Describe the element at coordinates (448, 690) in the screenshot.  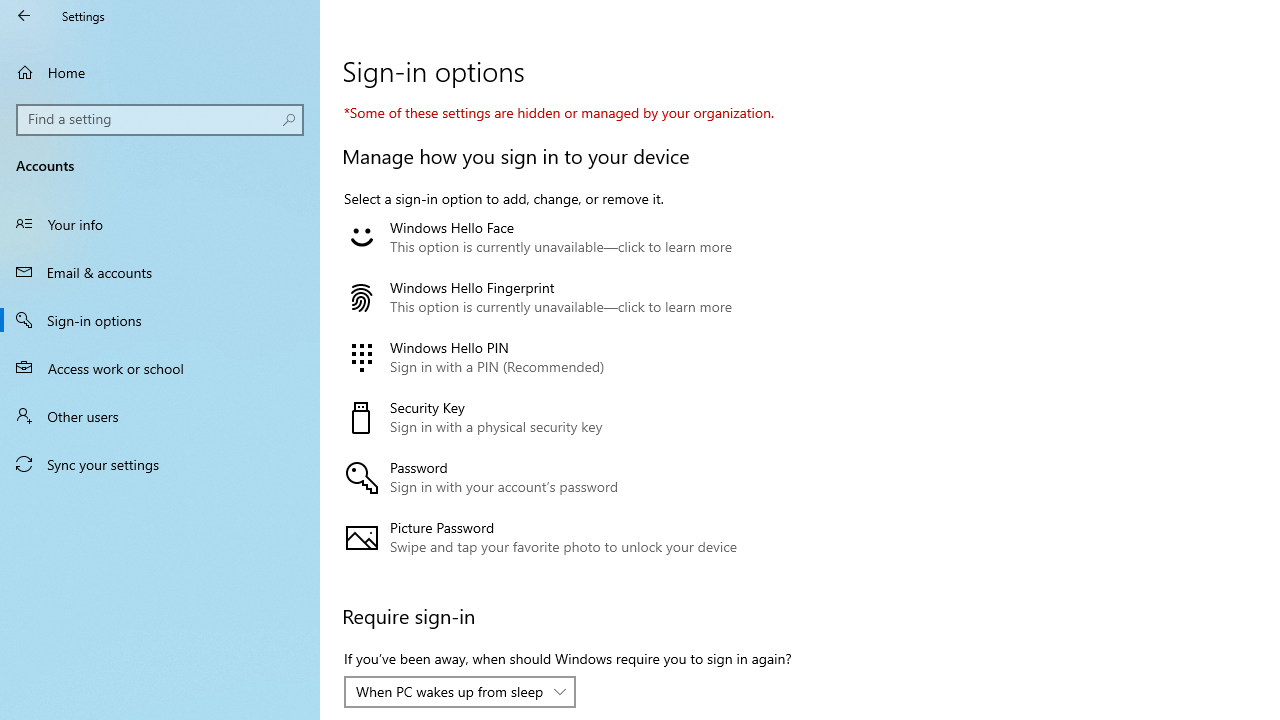
I see `'When PC wakes up from sleep'` at that location.